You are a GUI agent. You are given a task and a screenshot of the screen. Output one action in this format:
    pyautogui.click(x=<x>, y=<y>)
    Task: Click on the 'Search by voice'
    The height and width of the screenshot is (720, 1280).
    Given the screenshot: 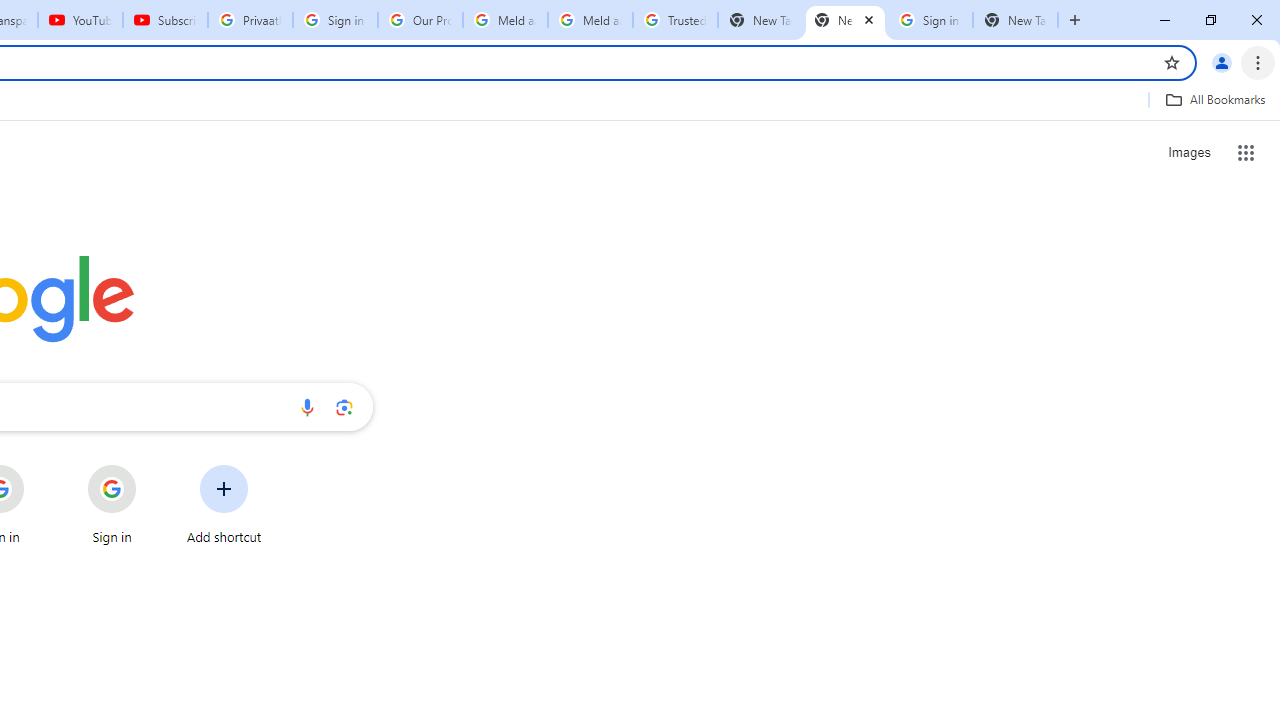 What is the action you would take?
    pyautogui.click(x=306, y=406)
    